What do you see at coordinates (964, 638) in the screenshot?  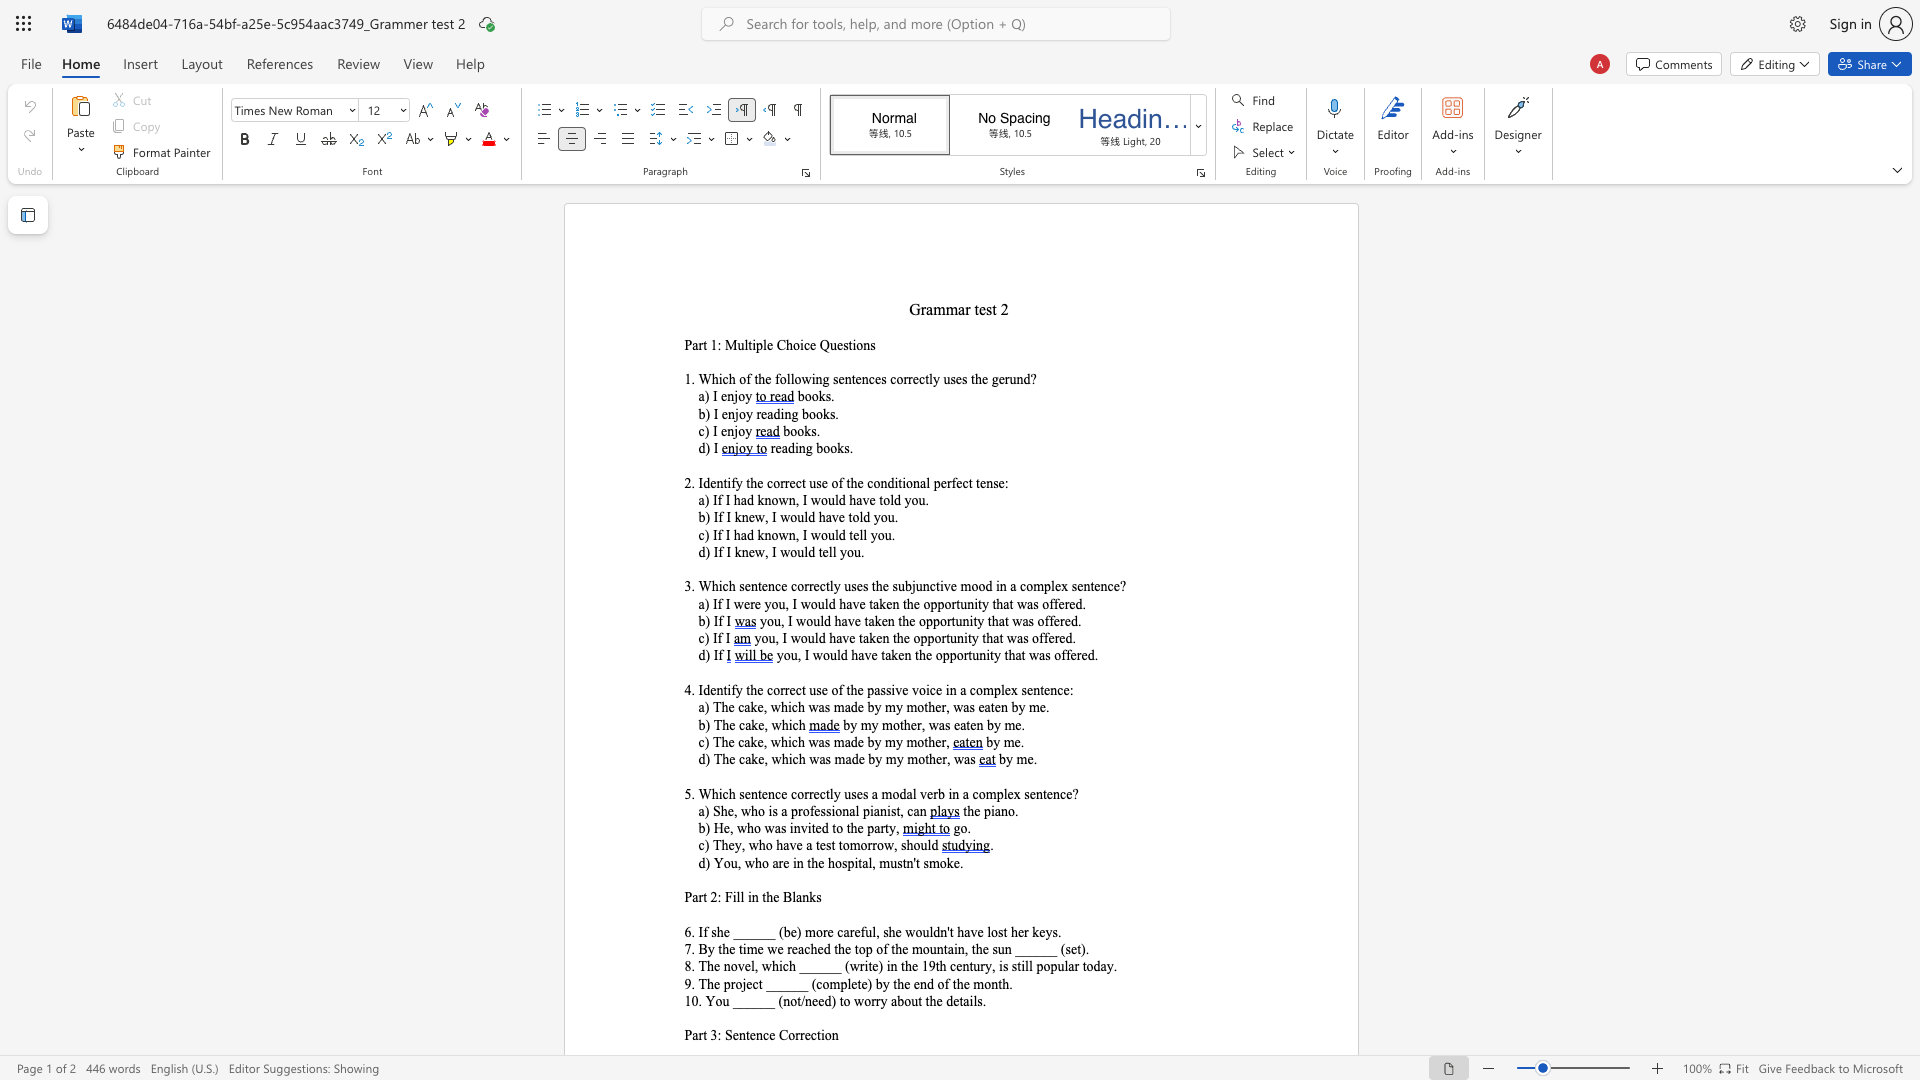 I see `the subset text "ity that was" within the text "you, I would have taken the opportunity that was offered."` at bounding box center [964, 638].